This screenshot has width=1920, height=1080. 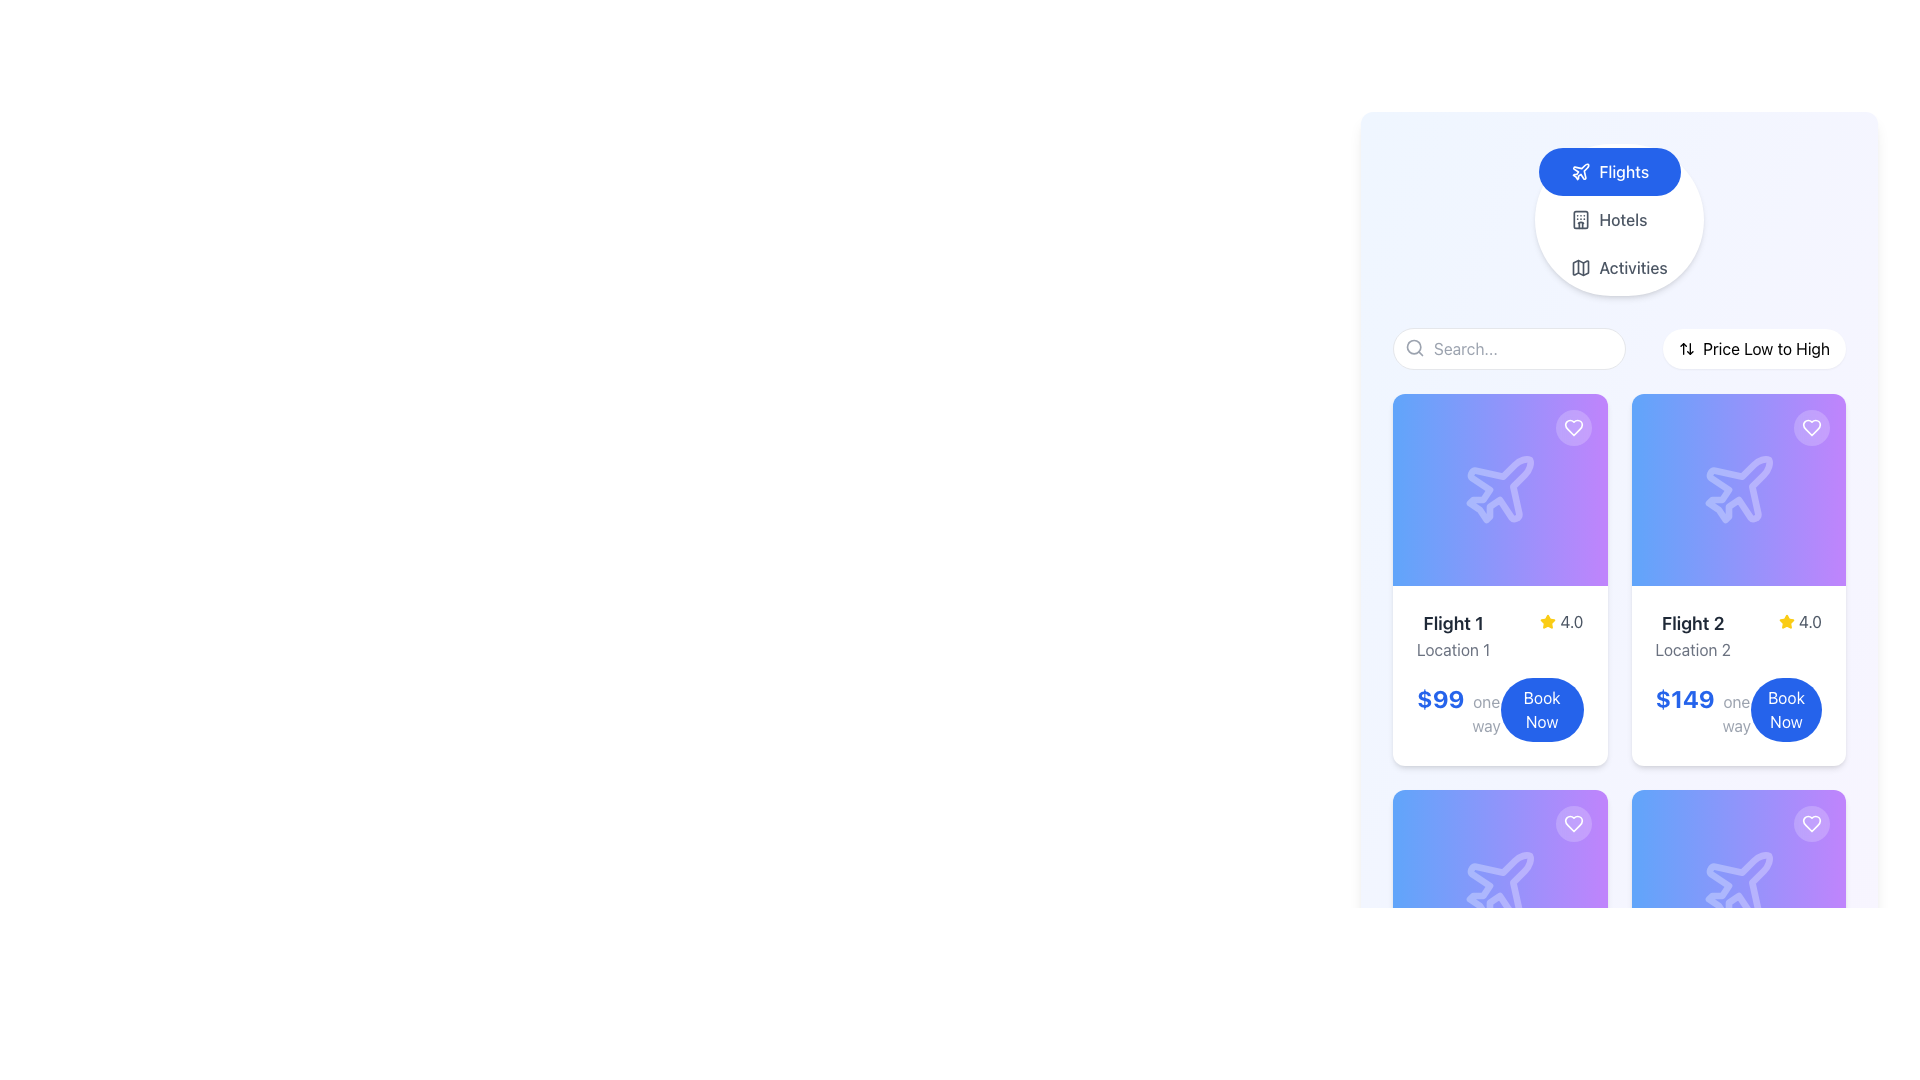 I want to click on the heart icon in the top-right corner of the second flight information card, so click(x=1572, y=427).